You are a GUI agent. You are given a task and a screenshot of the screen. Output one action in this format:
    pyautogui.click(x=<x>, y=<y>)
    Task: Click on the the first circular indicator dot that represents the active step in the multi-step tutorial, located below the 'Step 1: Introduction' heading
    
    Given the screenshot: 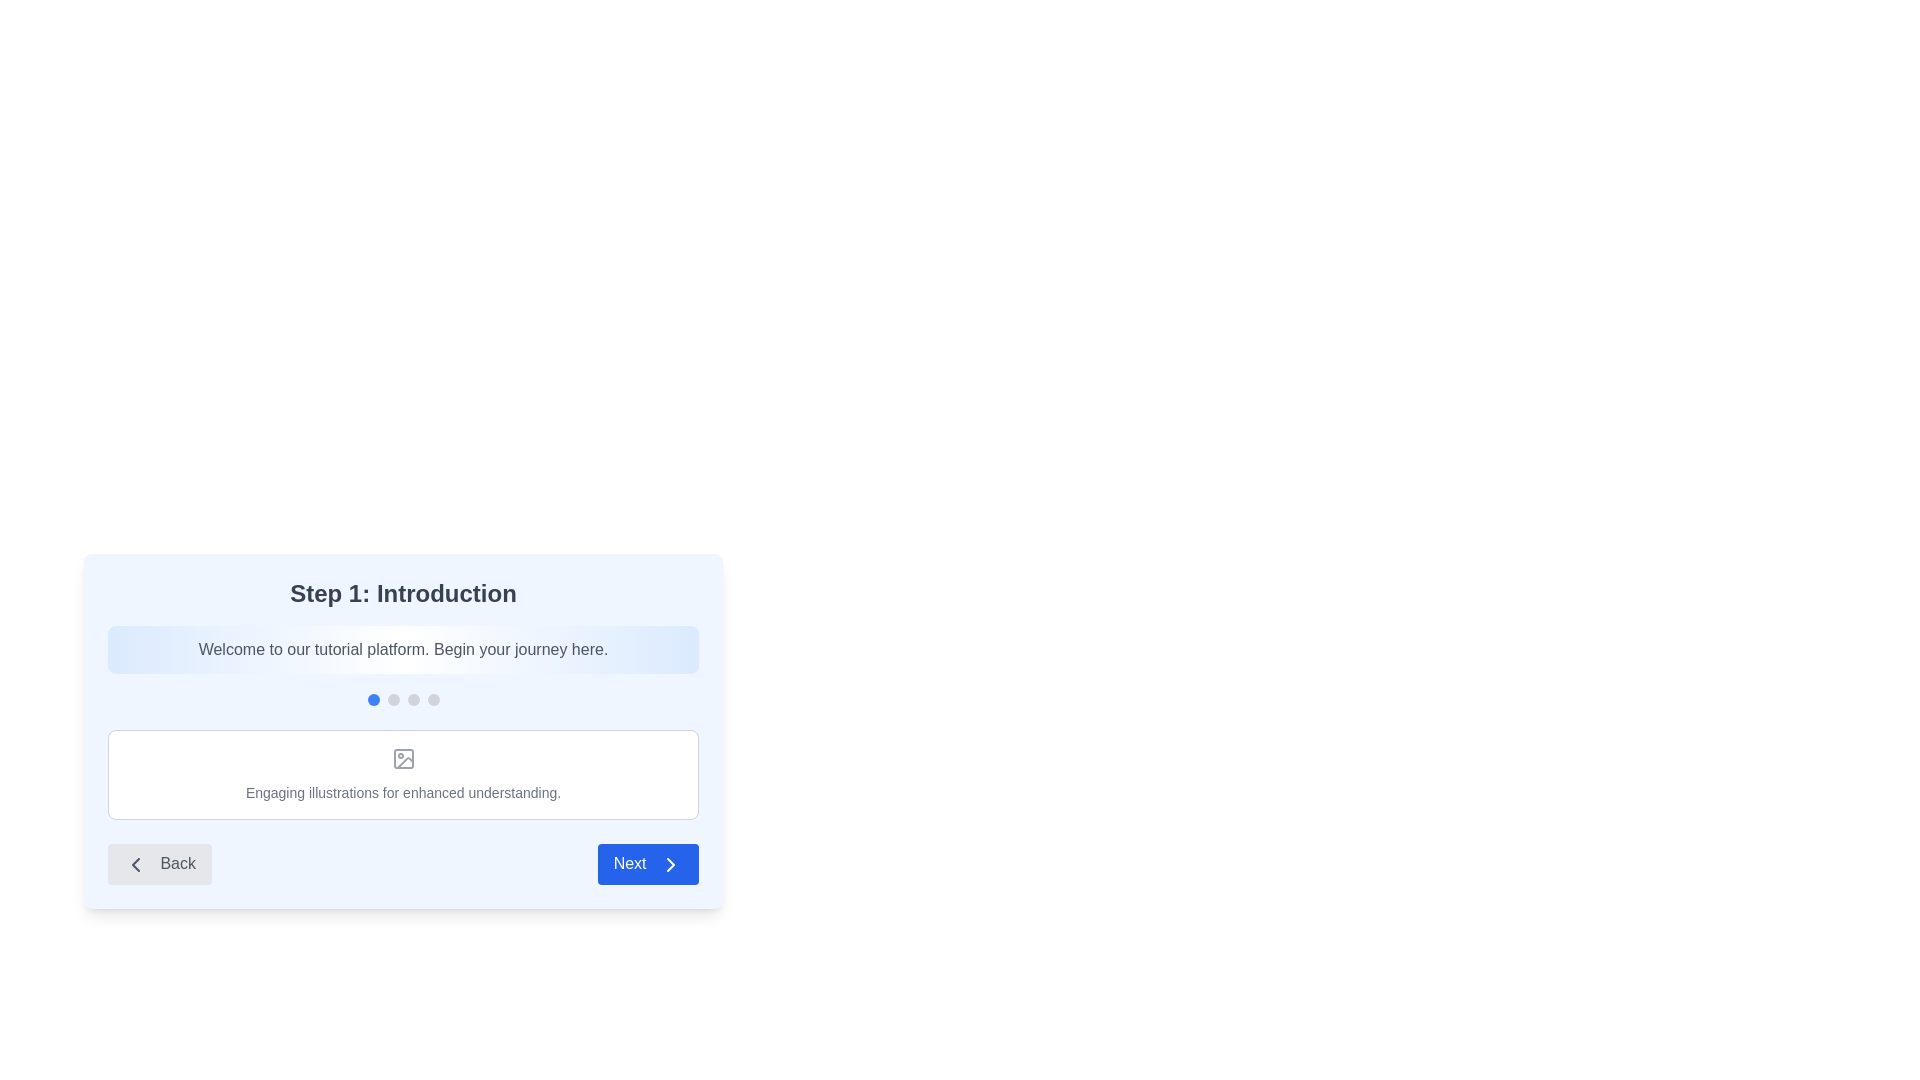 What is the action you would take?
    pyautogui.click(x=373, y=698)
    